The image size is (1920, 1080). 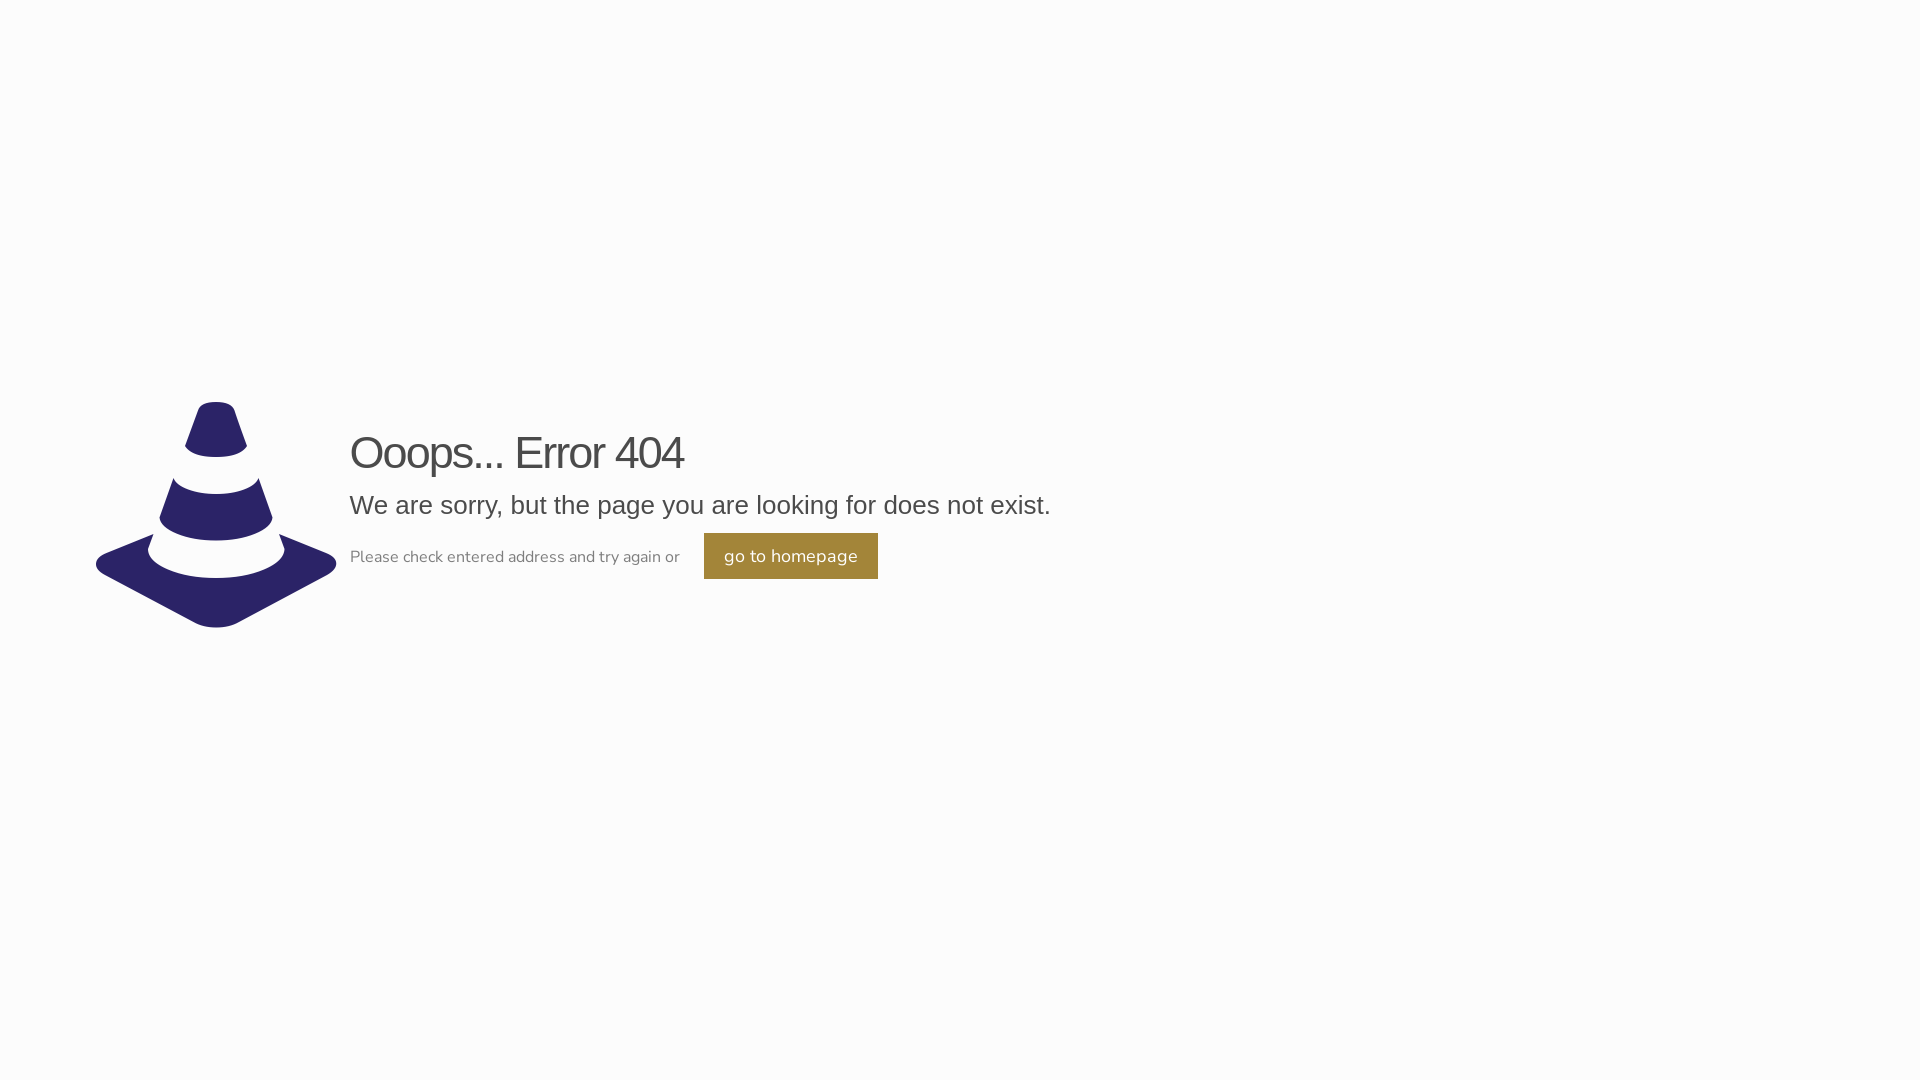 I want to click on 'go to homepage', so click(x=790, y=555).